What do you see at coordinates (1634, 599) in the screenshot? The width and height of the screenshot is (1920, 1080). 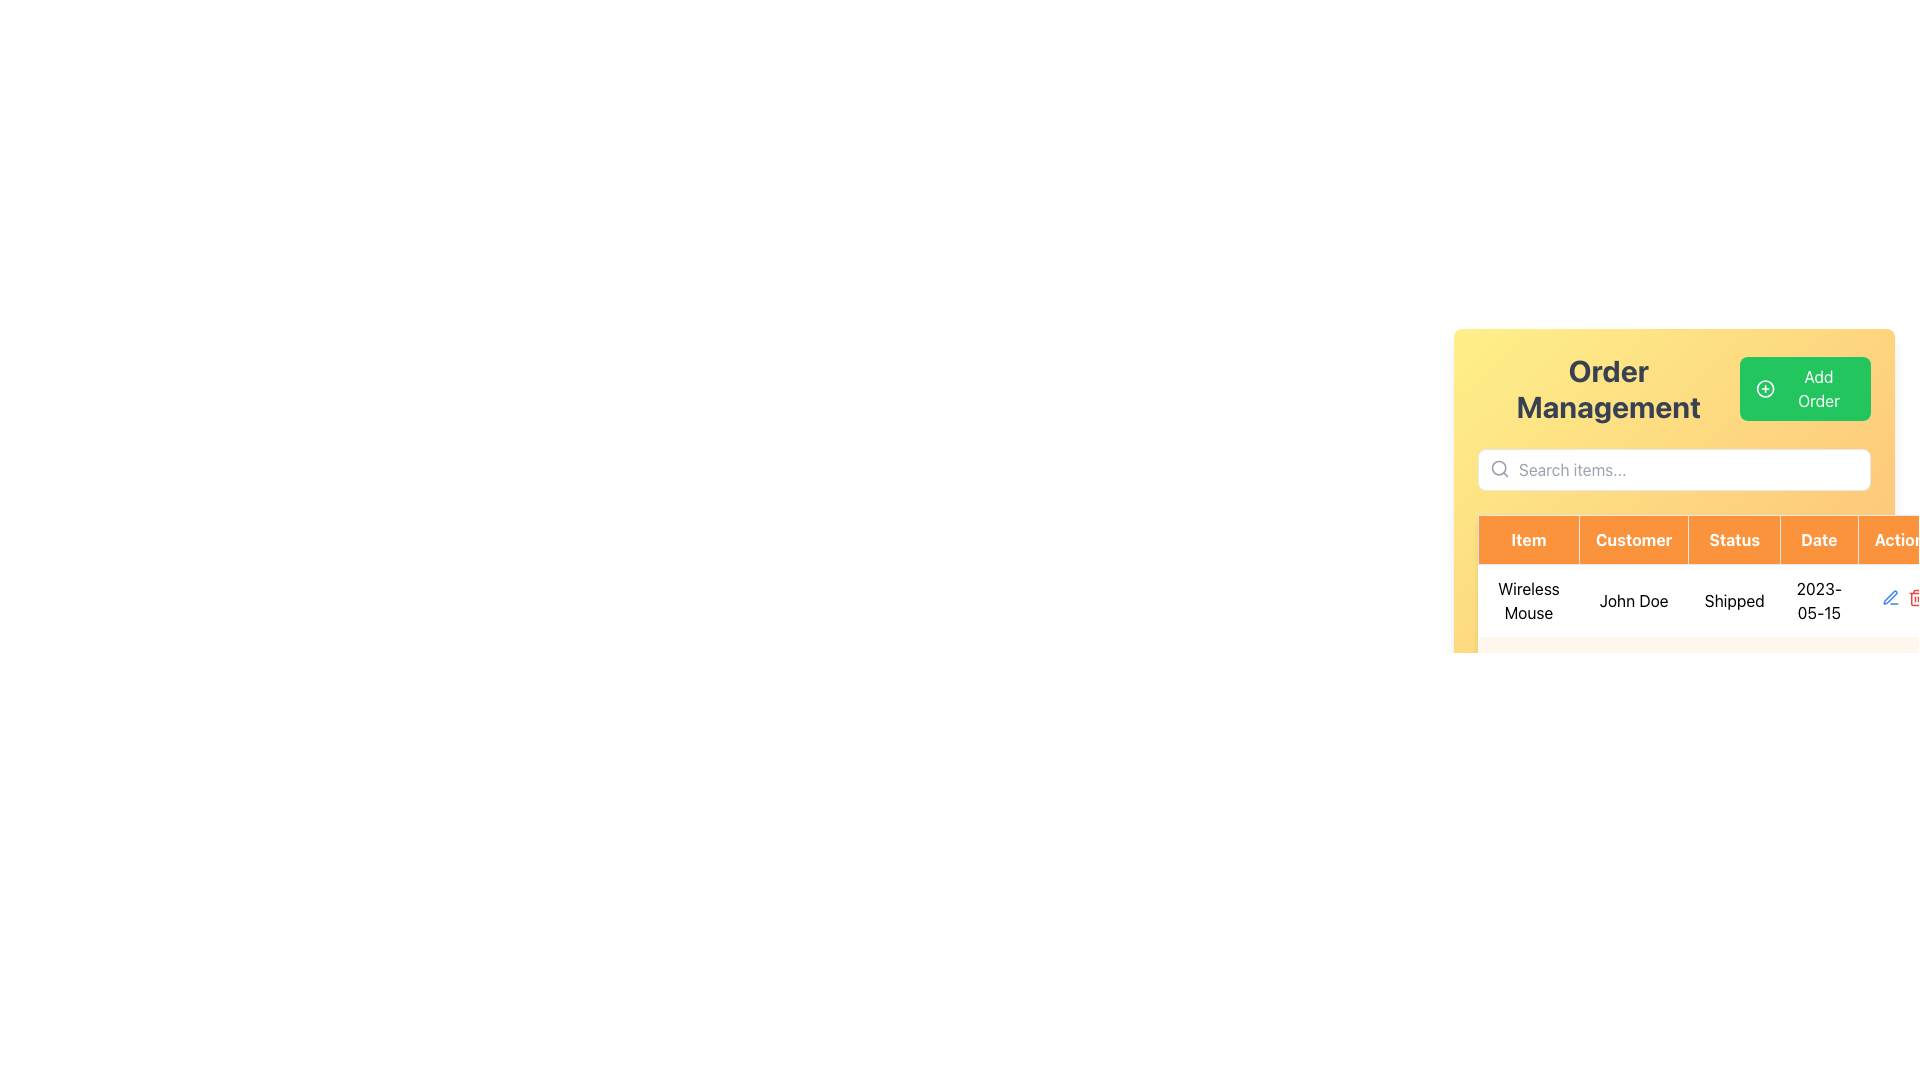 I see `the Text Label that displays the customer name associated with the order details for 'Wireless Mouse' in the table` at bounding box center [1634, 599].